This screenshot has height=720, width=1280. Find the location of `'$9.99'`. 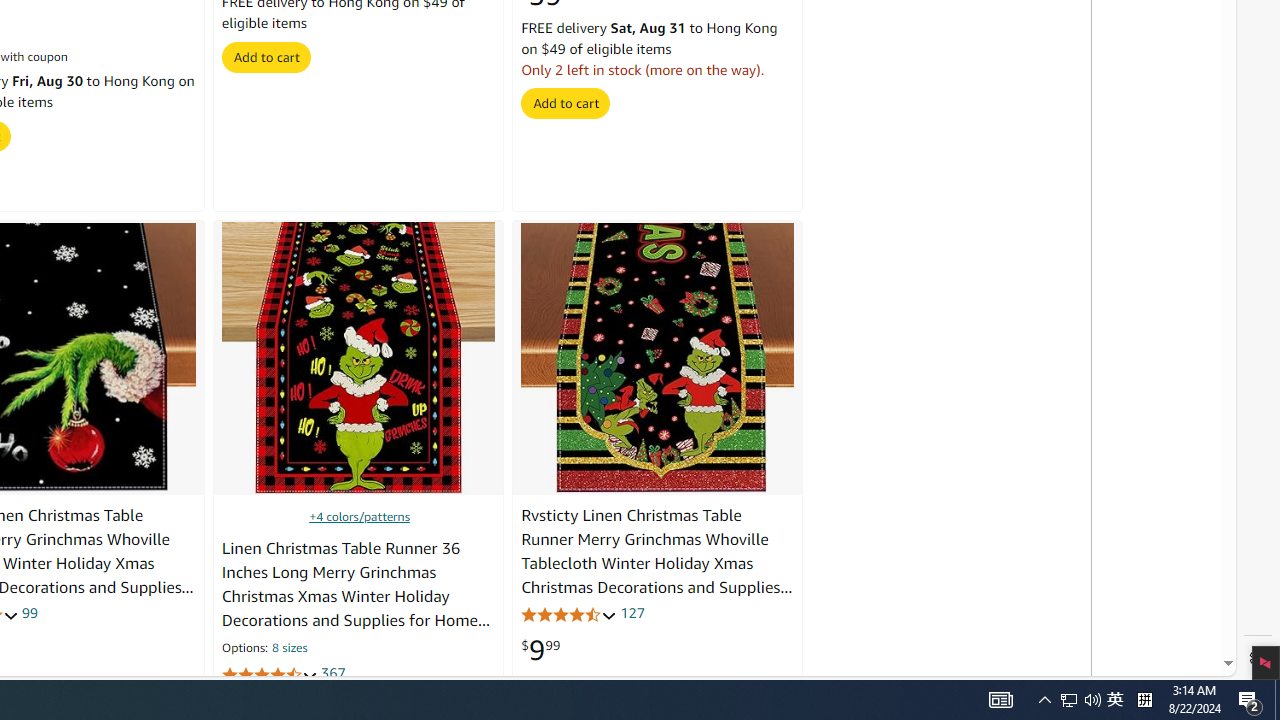

'$9.99' is located at coordinates (540, 650).